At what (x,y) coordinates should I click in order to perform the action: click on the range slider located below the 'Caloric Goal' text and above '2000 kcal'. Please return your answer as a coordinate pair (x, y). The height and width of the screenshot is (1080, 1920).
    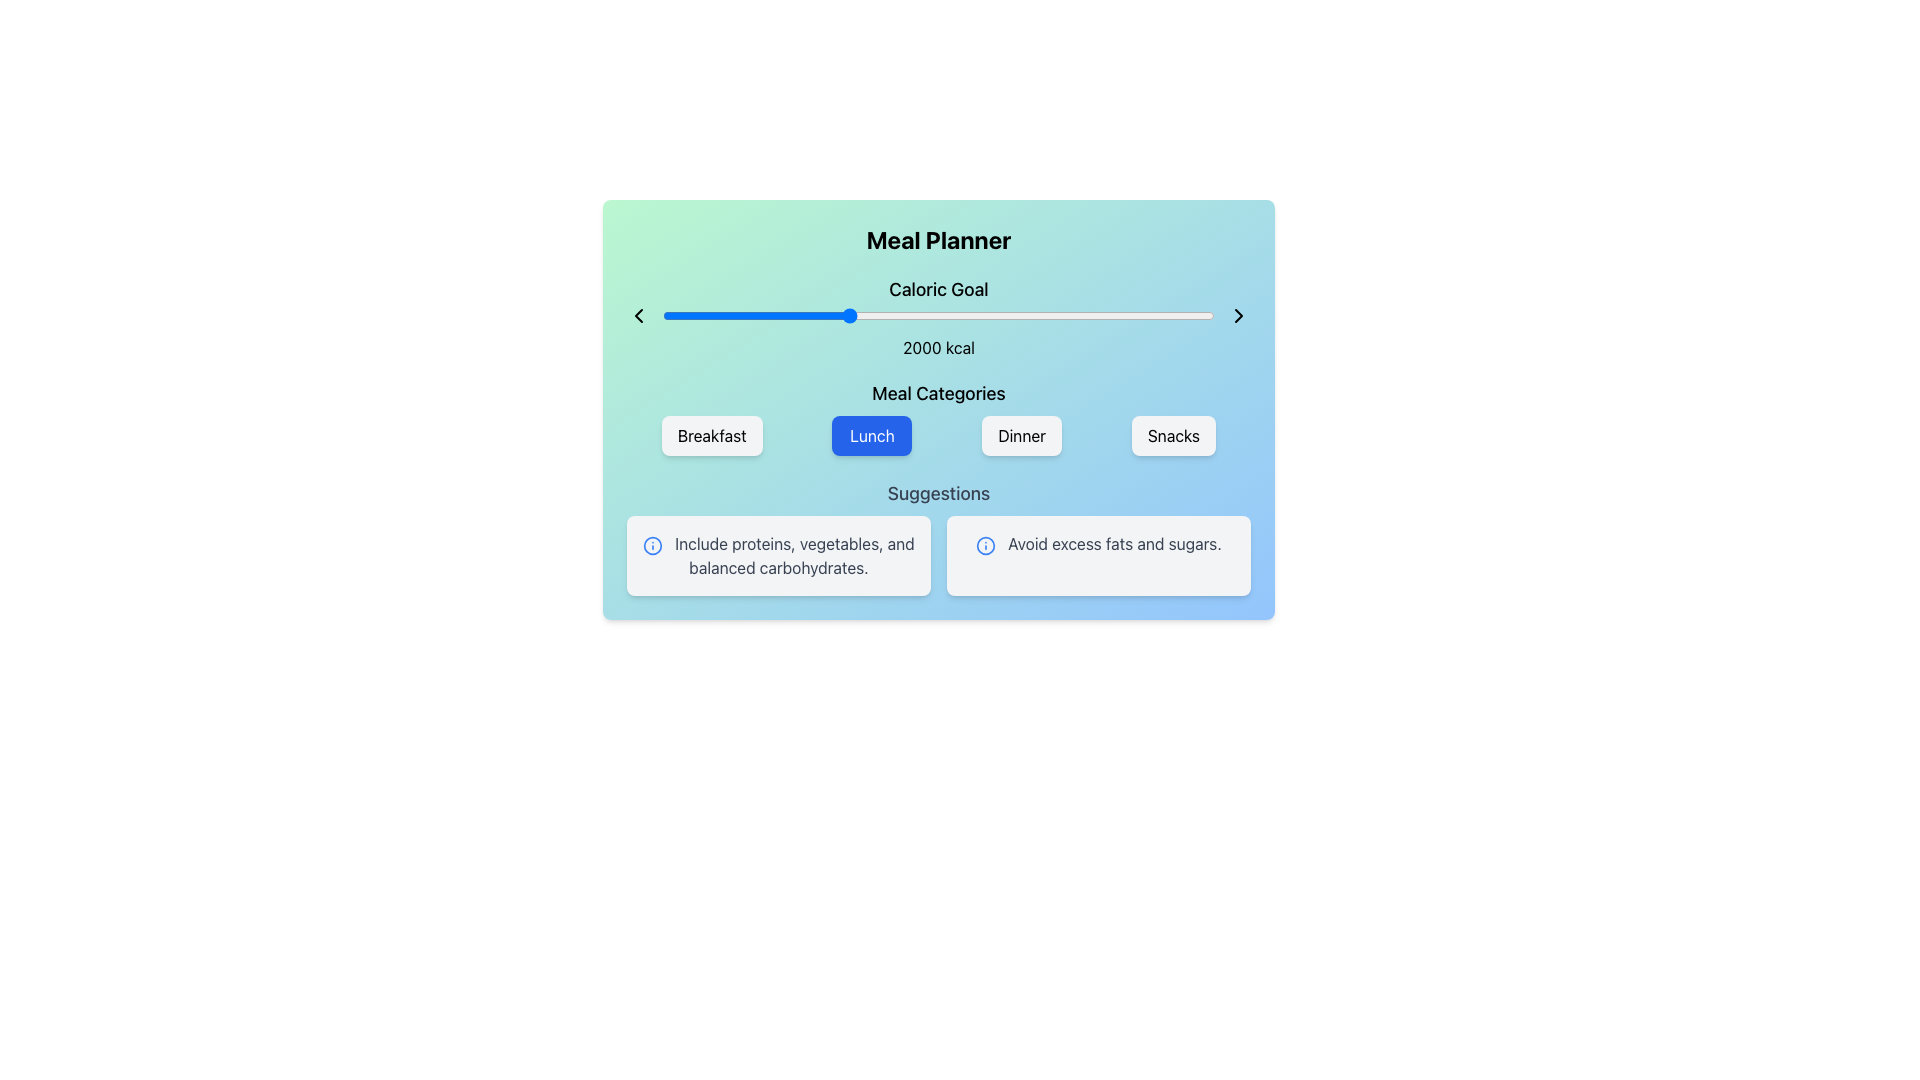
    Looking at the image, I should click on (938, 315).